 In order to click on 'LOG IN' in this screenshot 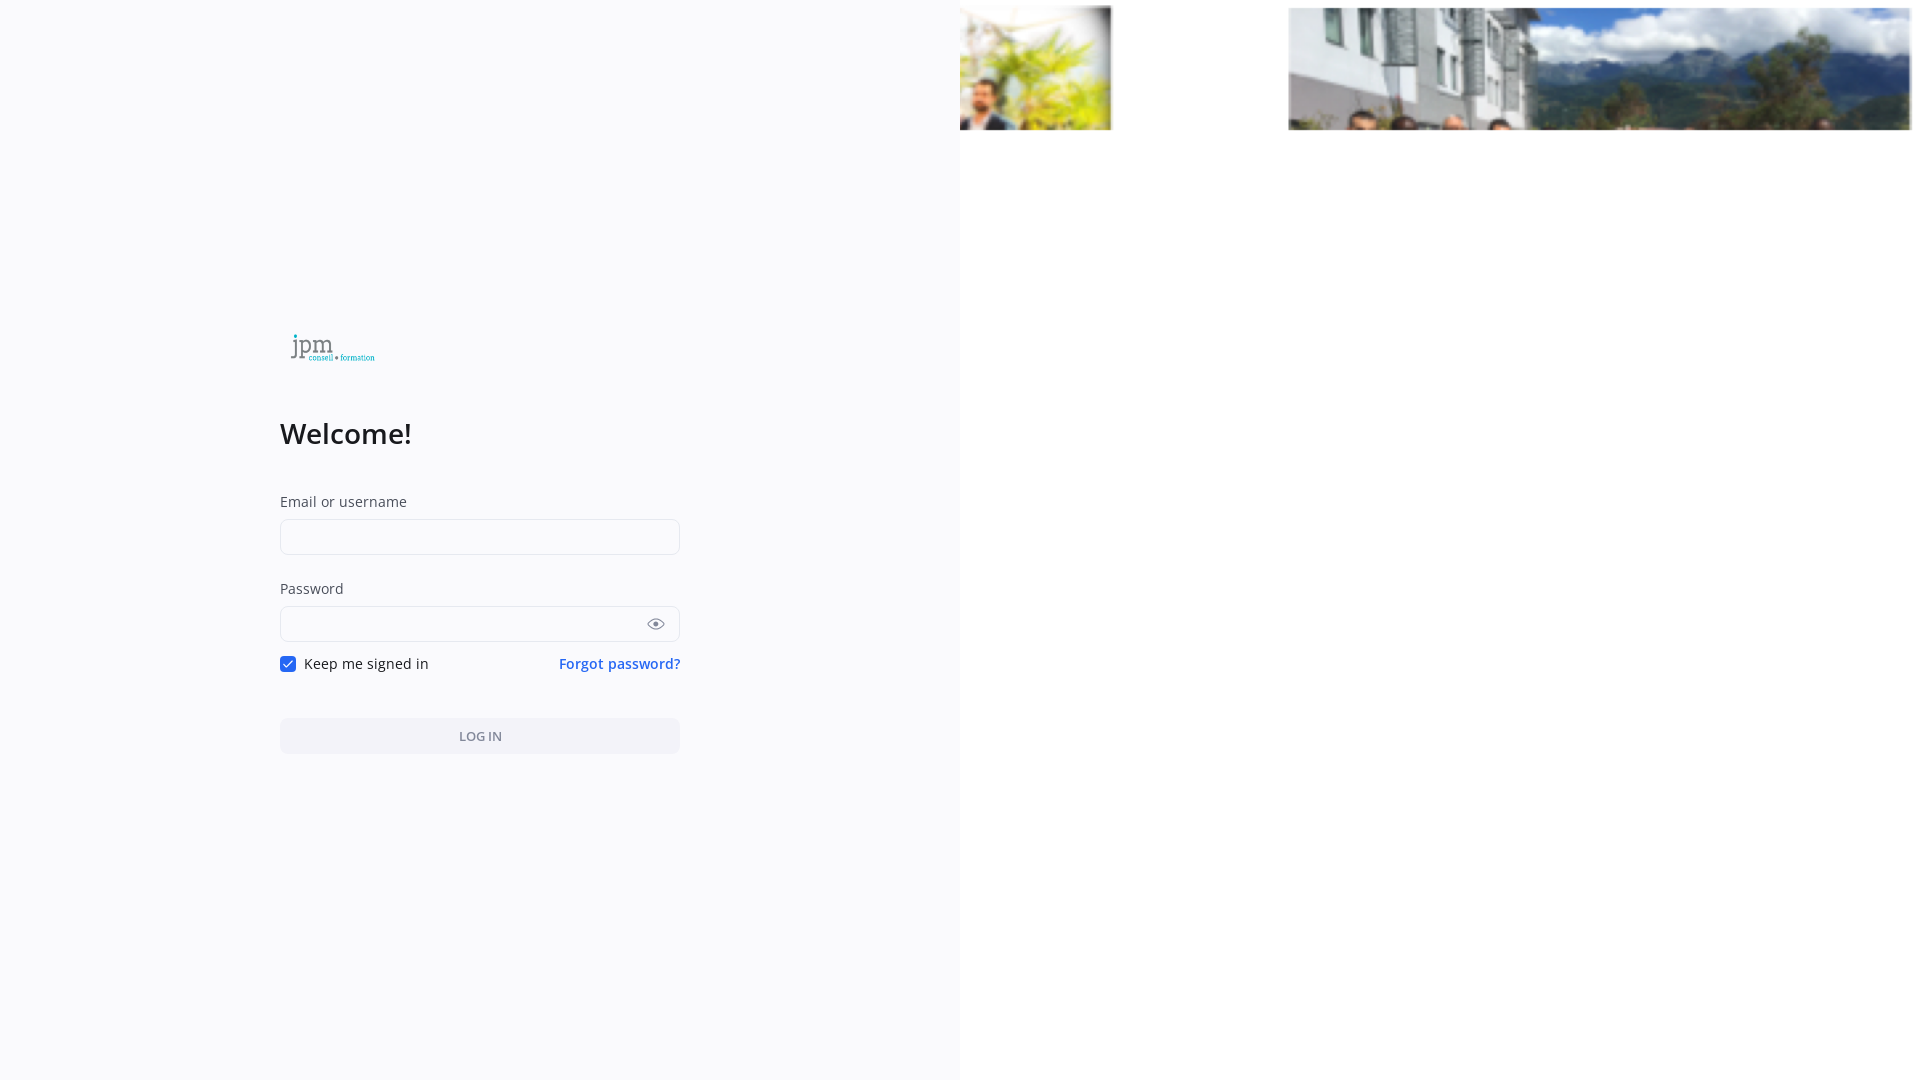, I will do `click(480, 711)`.